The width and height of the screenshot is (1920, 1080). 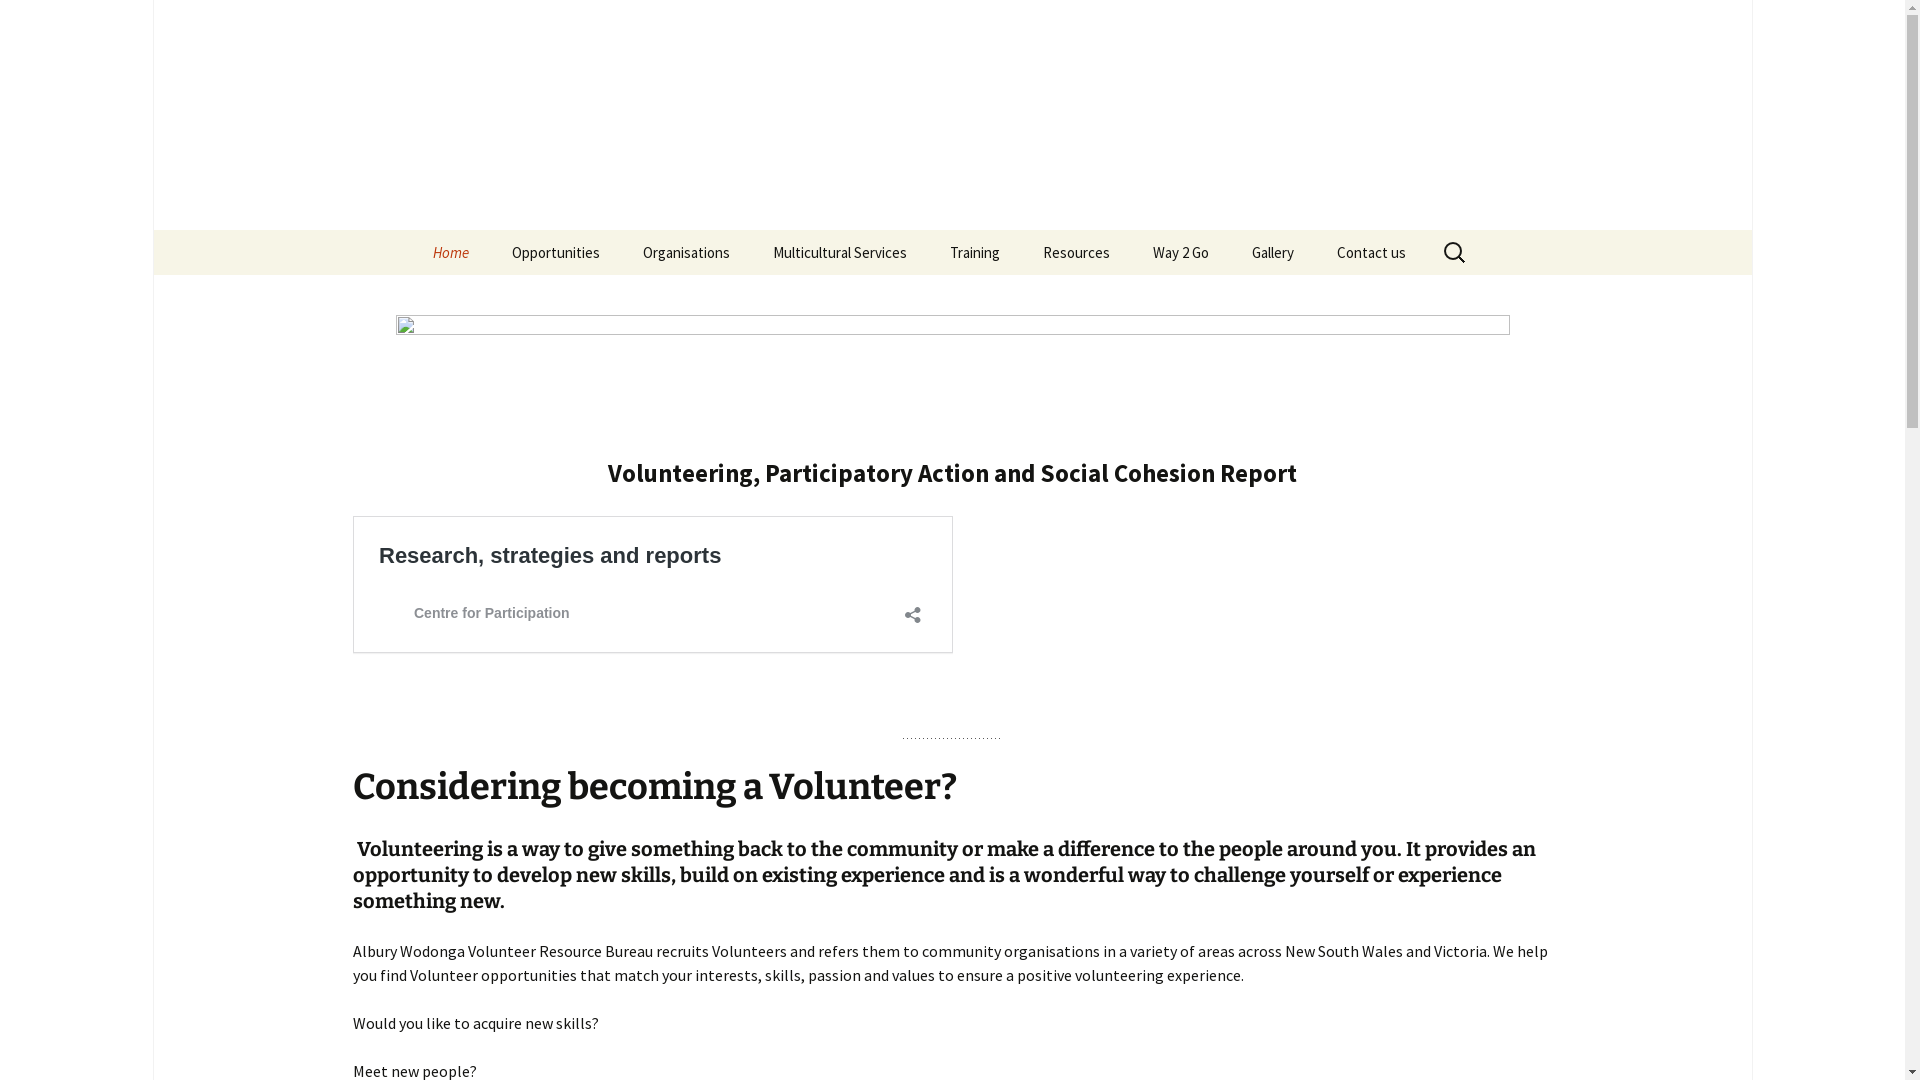 What do you see at coordinates (411, 115) in the screenshot?
I see `'VRB'` at bounding box center [411, 115].